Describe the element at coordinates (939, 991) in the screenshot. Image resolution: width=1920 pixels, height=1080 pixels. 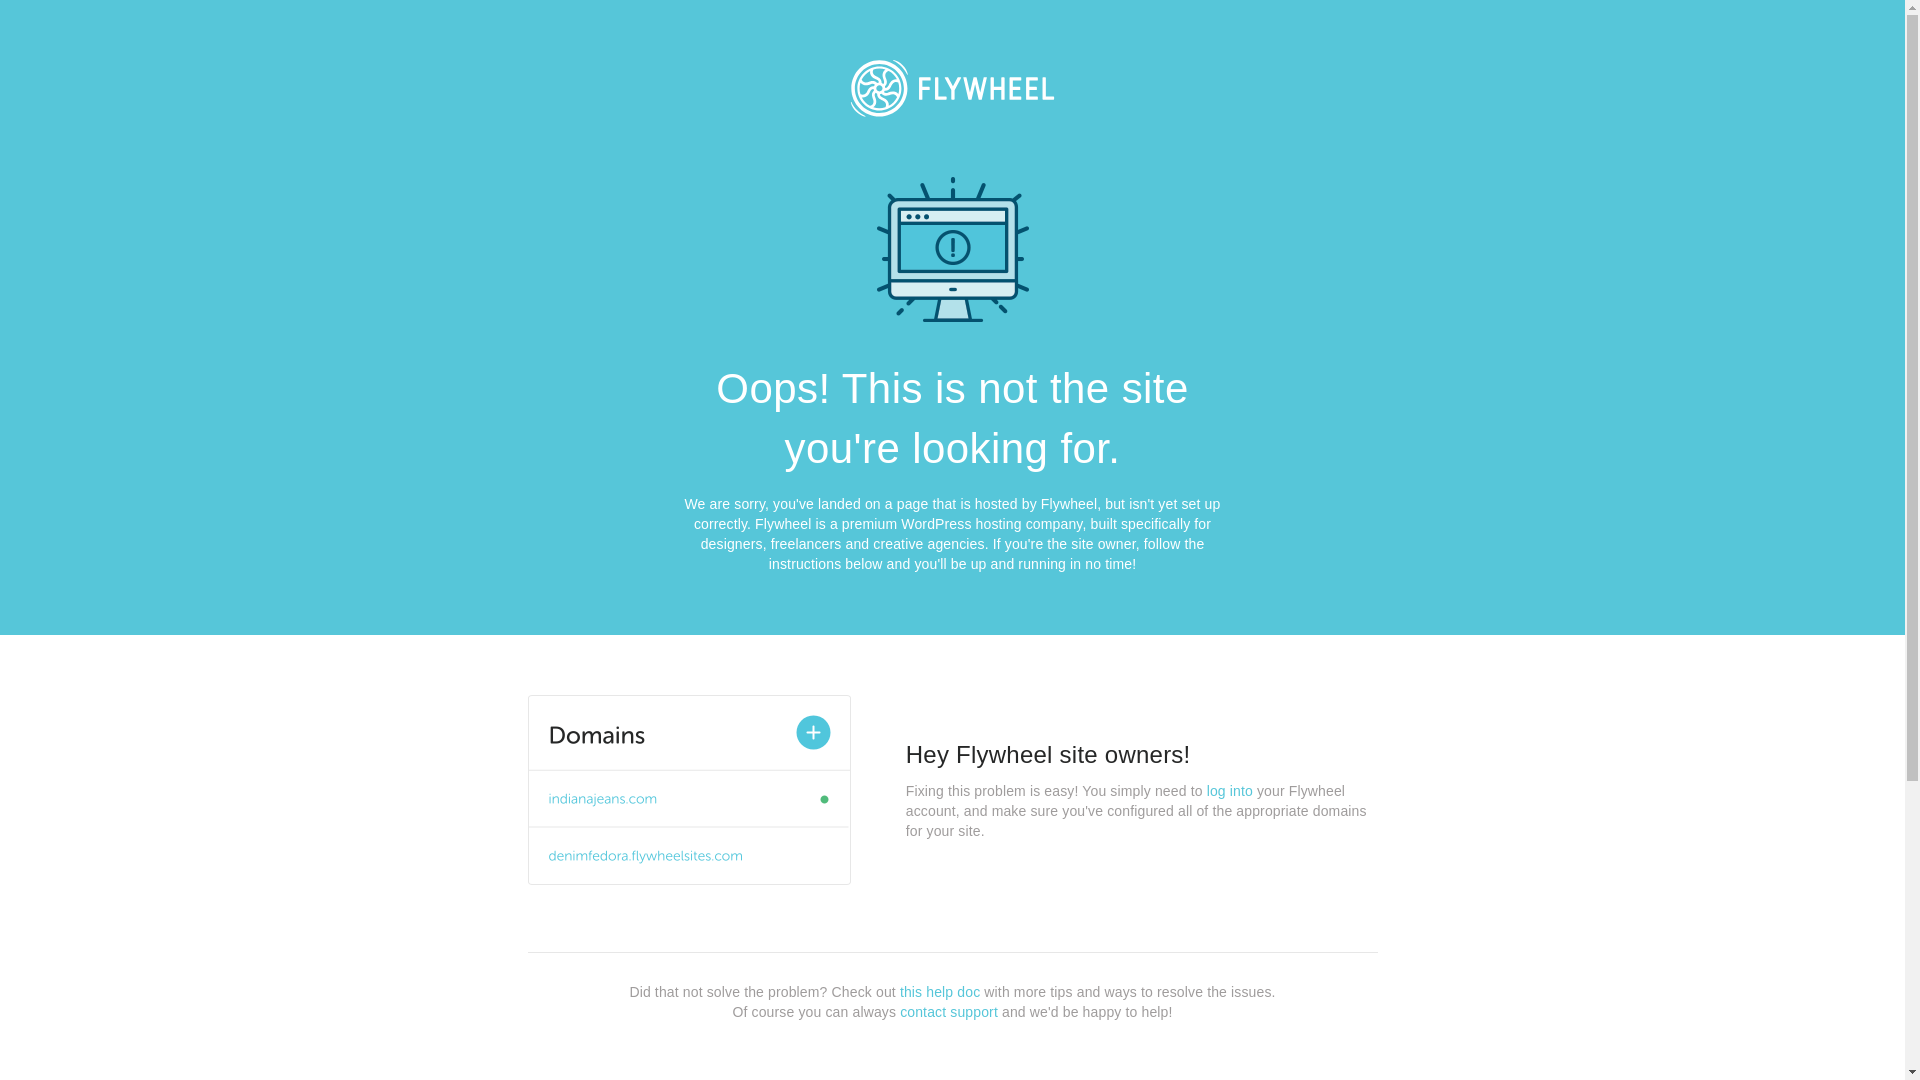
I see `'this help doc'` at that location.